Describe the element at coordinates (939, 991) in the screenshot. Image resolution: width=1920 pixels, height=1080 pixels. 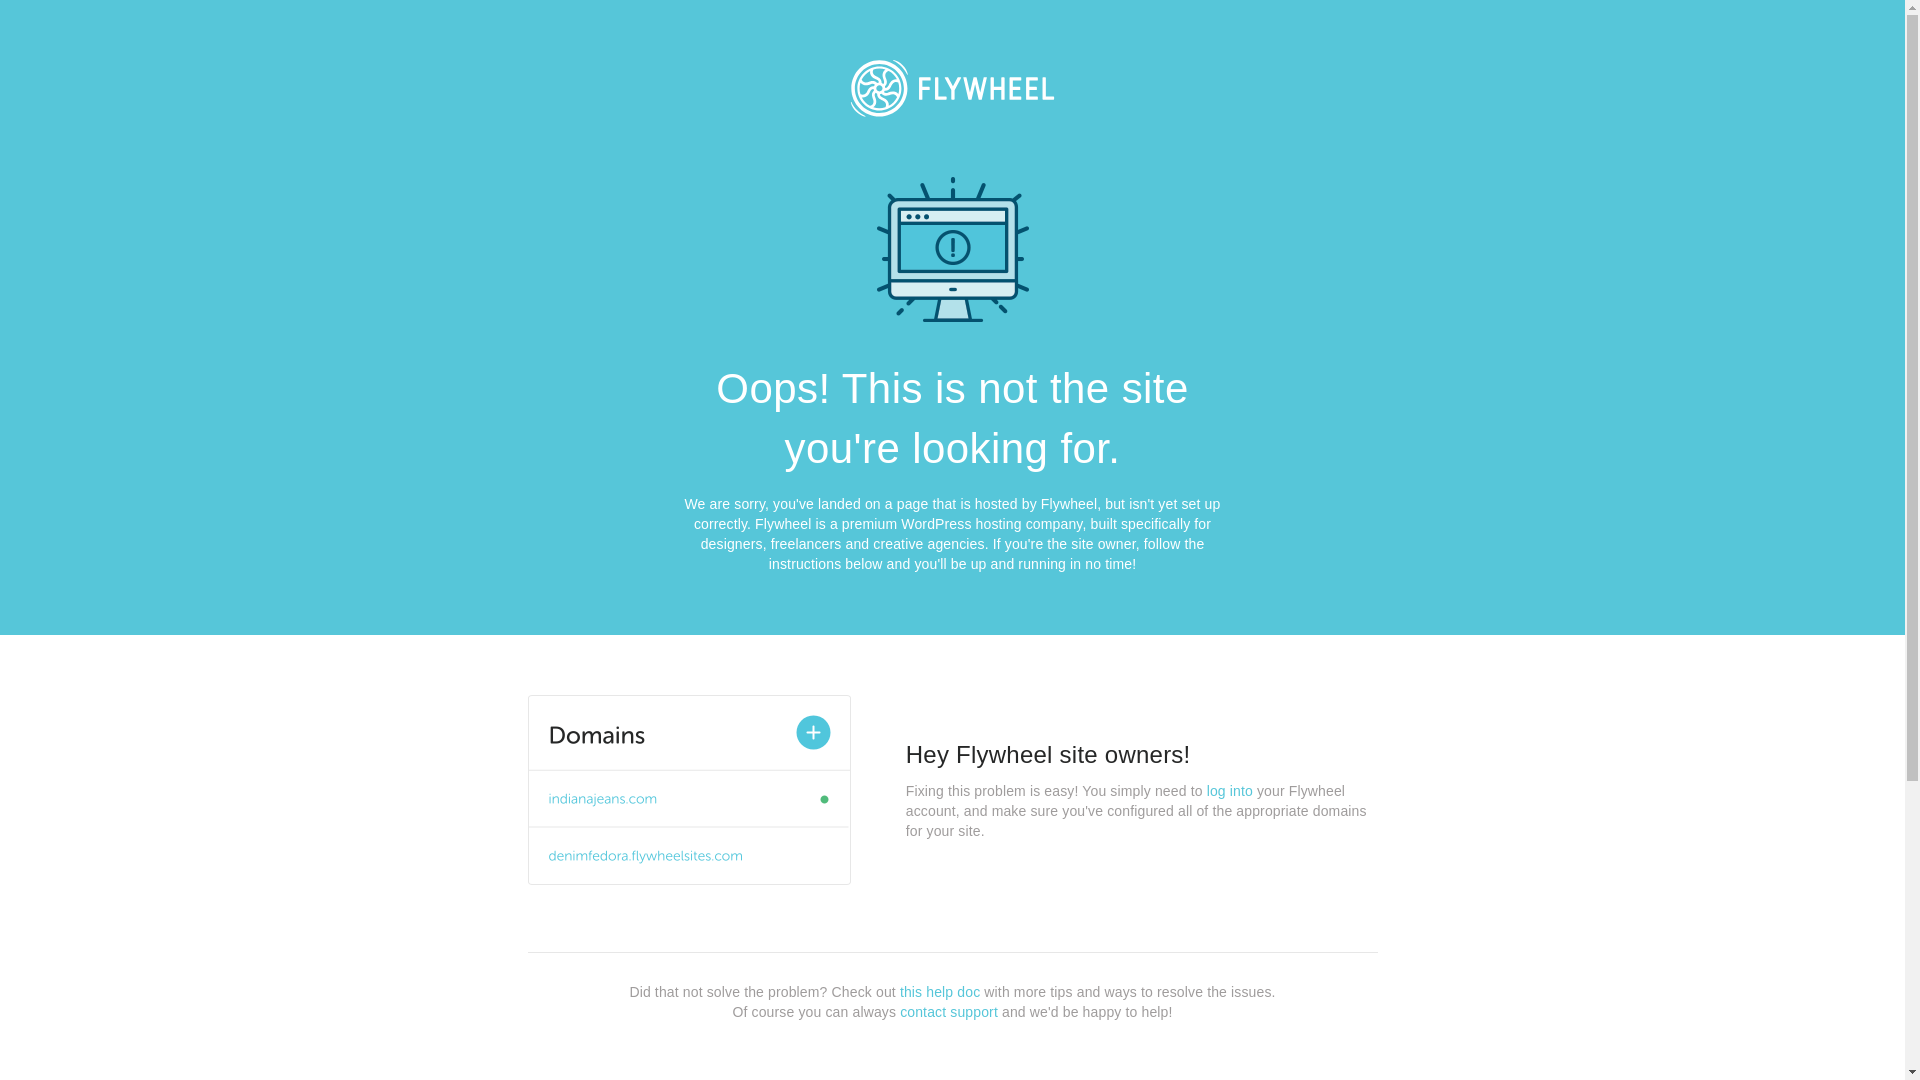
I see `'this help doc'` at that location.